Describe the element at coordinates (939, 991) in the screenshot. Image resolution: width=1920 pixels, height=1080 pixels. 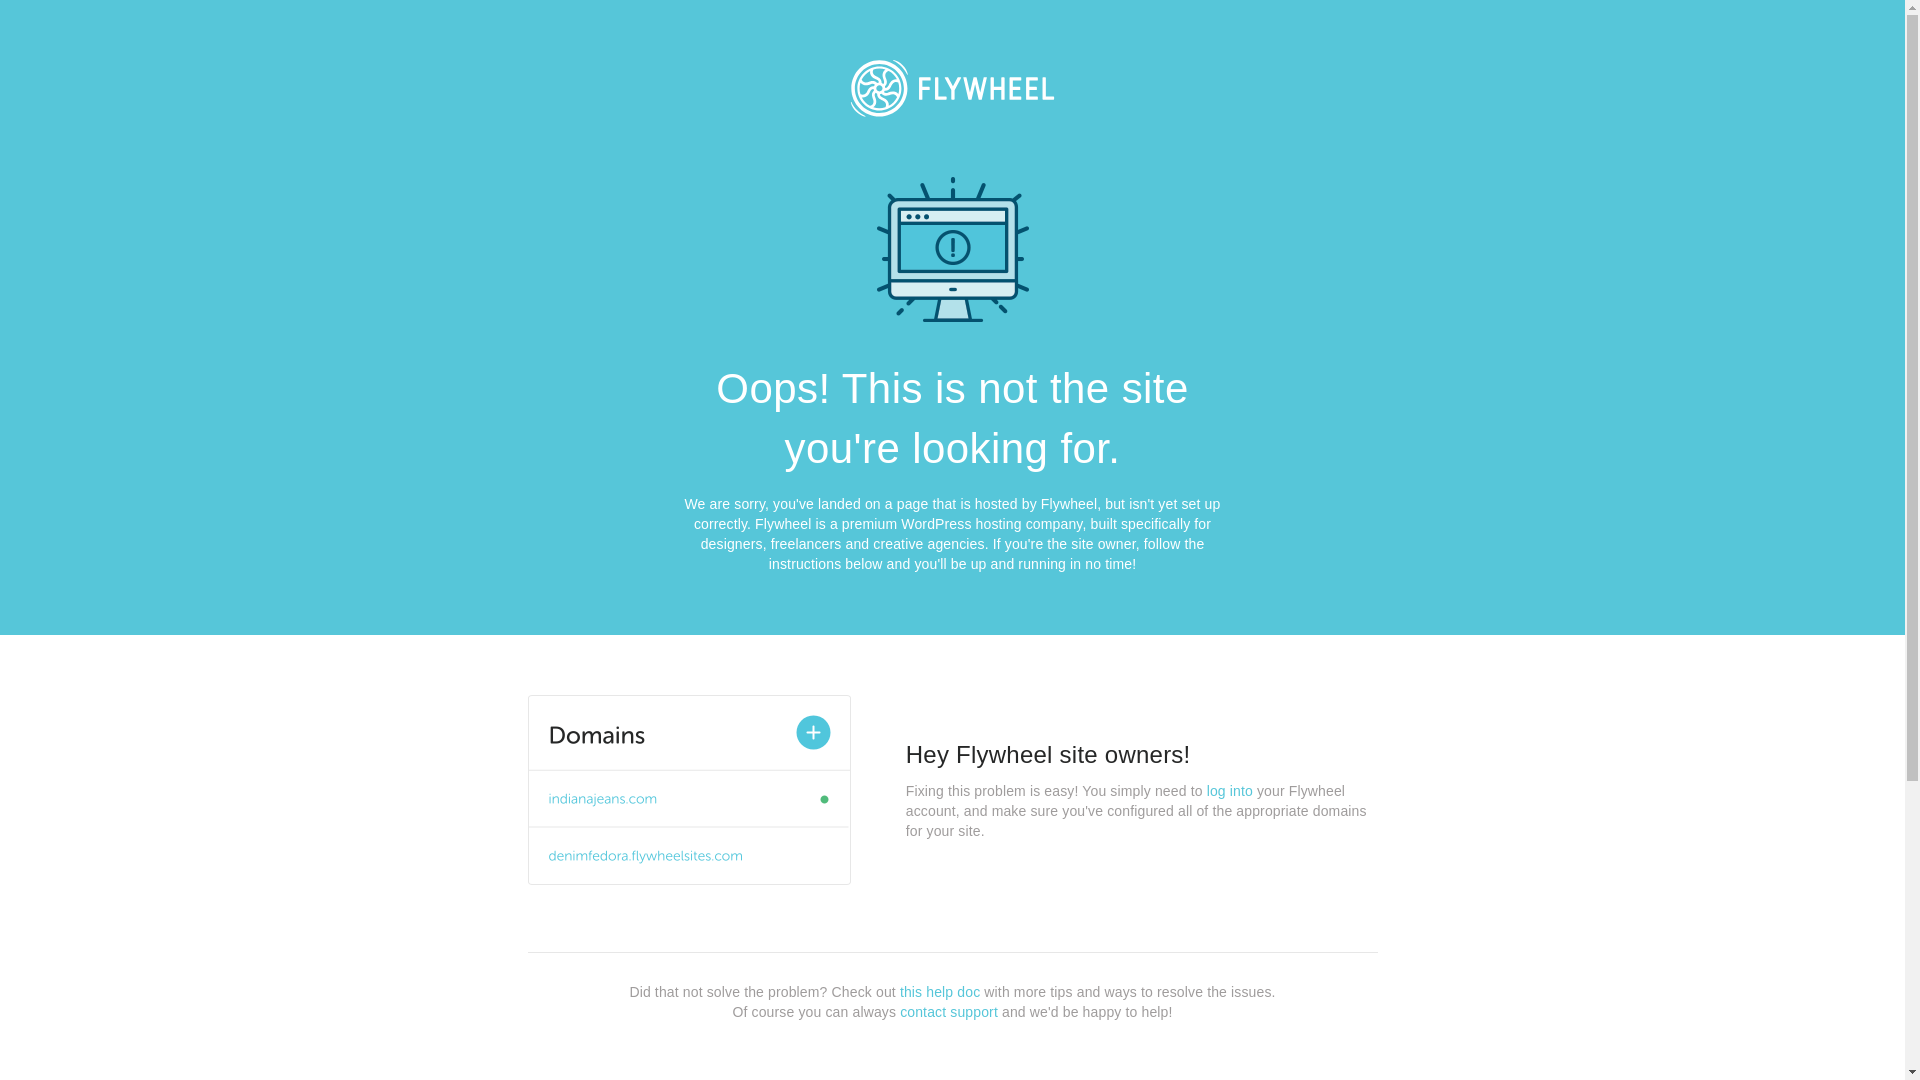
I see `'this help doc'` at that location.